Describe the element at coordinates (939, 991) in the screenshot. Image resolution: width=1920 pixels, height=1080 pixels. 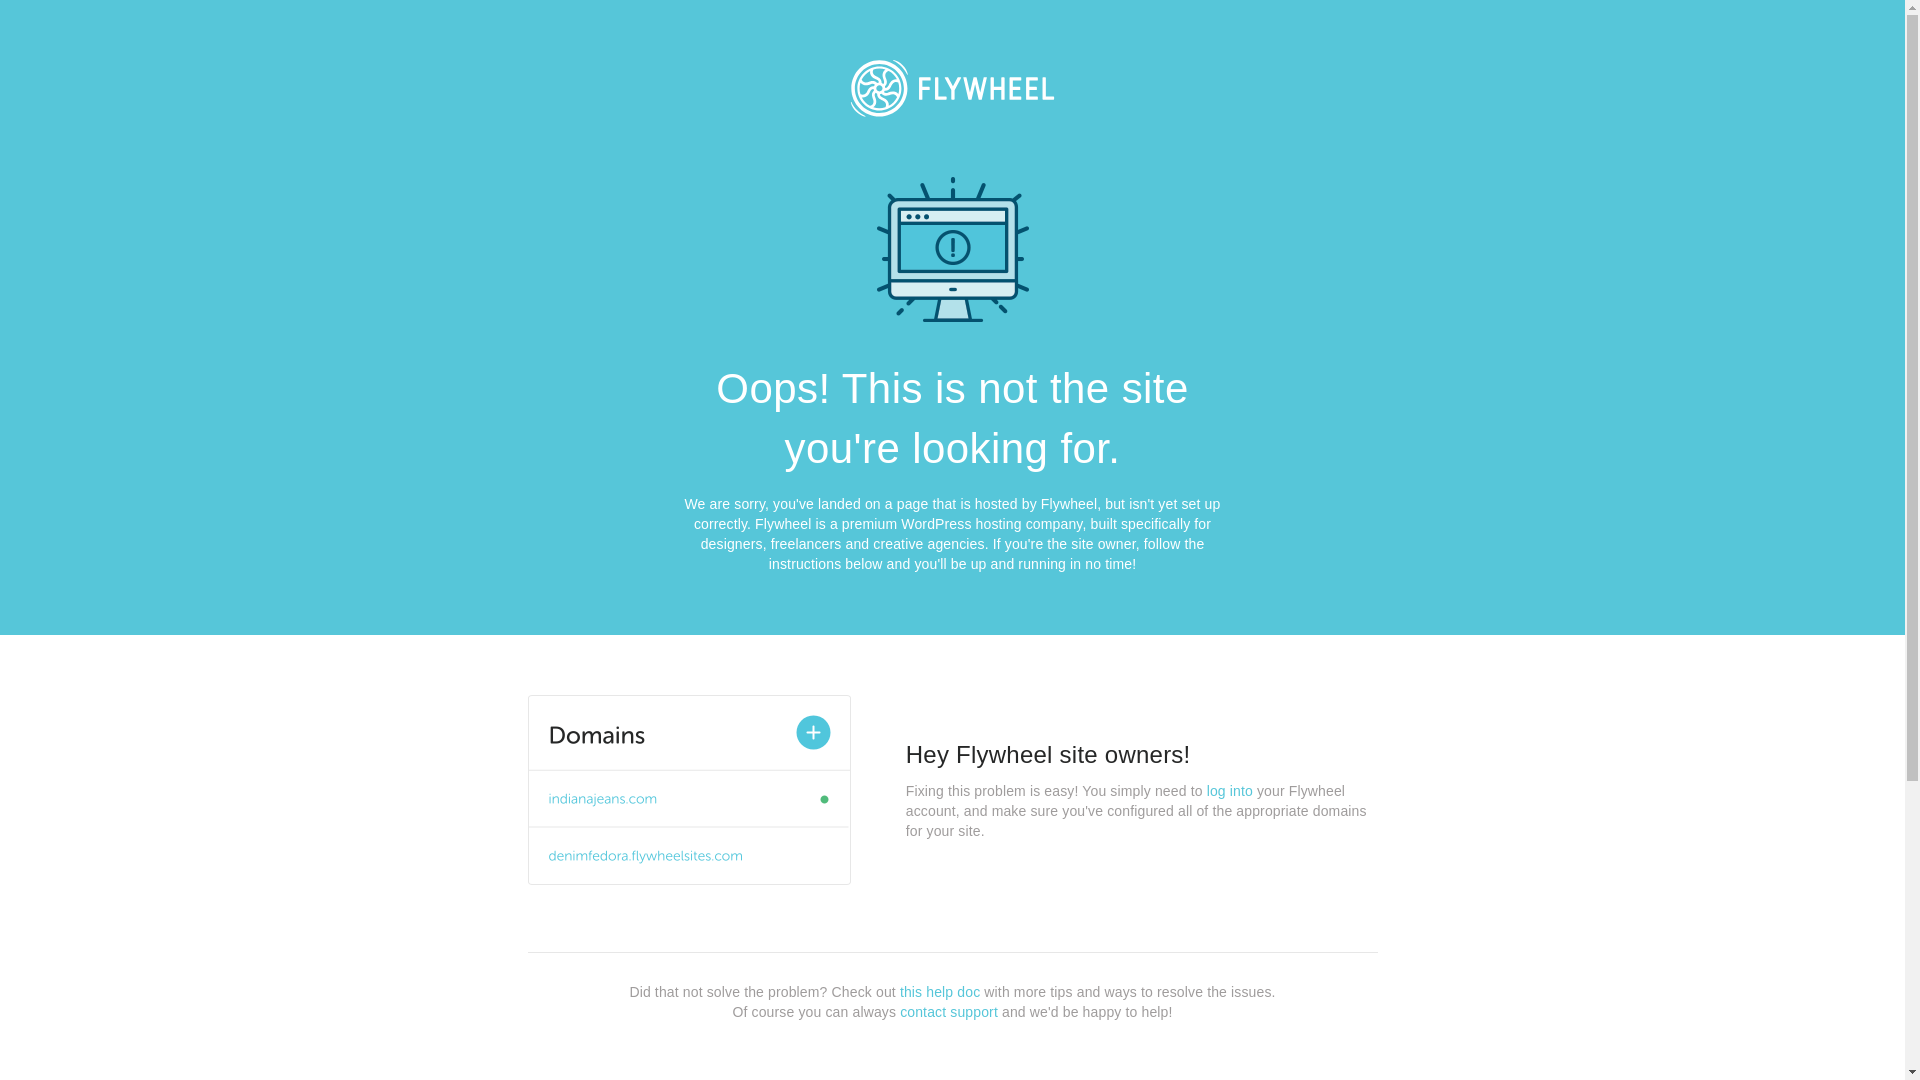
I see `'this help doc'` at that location.